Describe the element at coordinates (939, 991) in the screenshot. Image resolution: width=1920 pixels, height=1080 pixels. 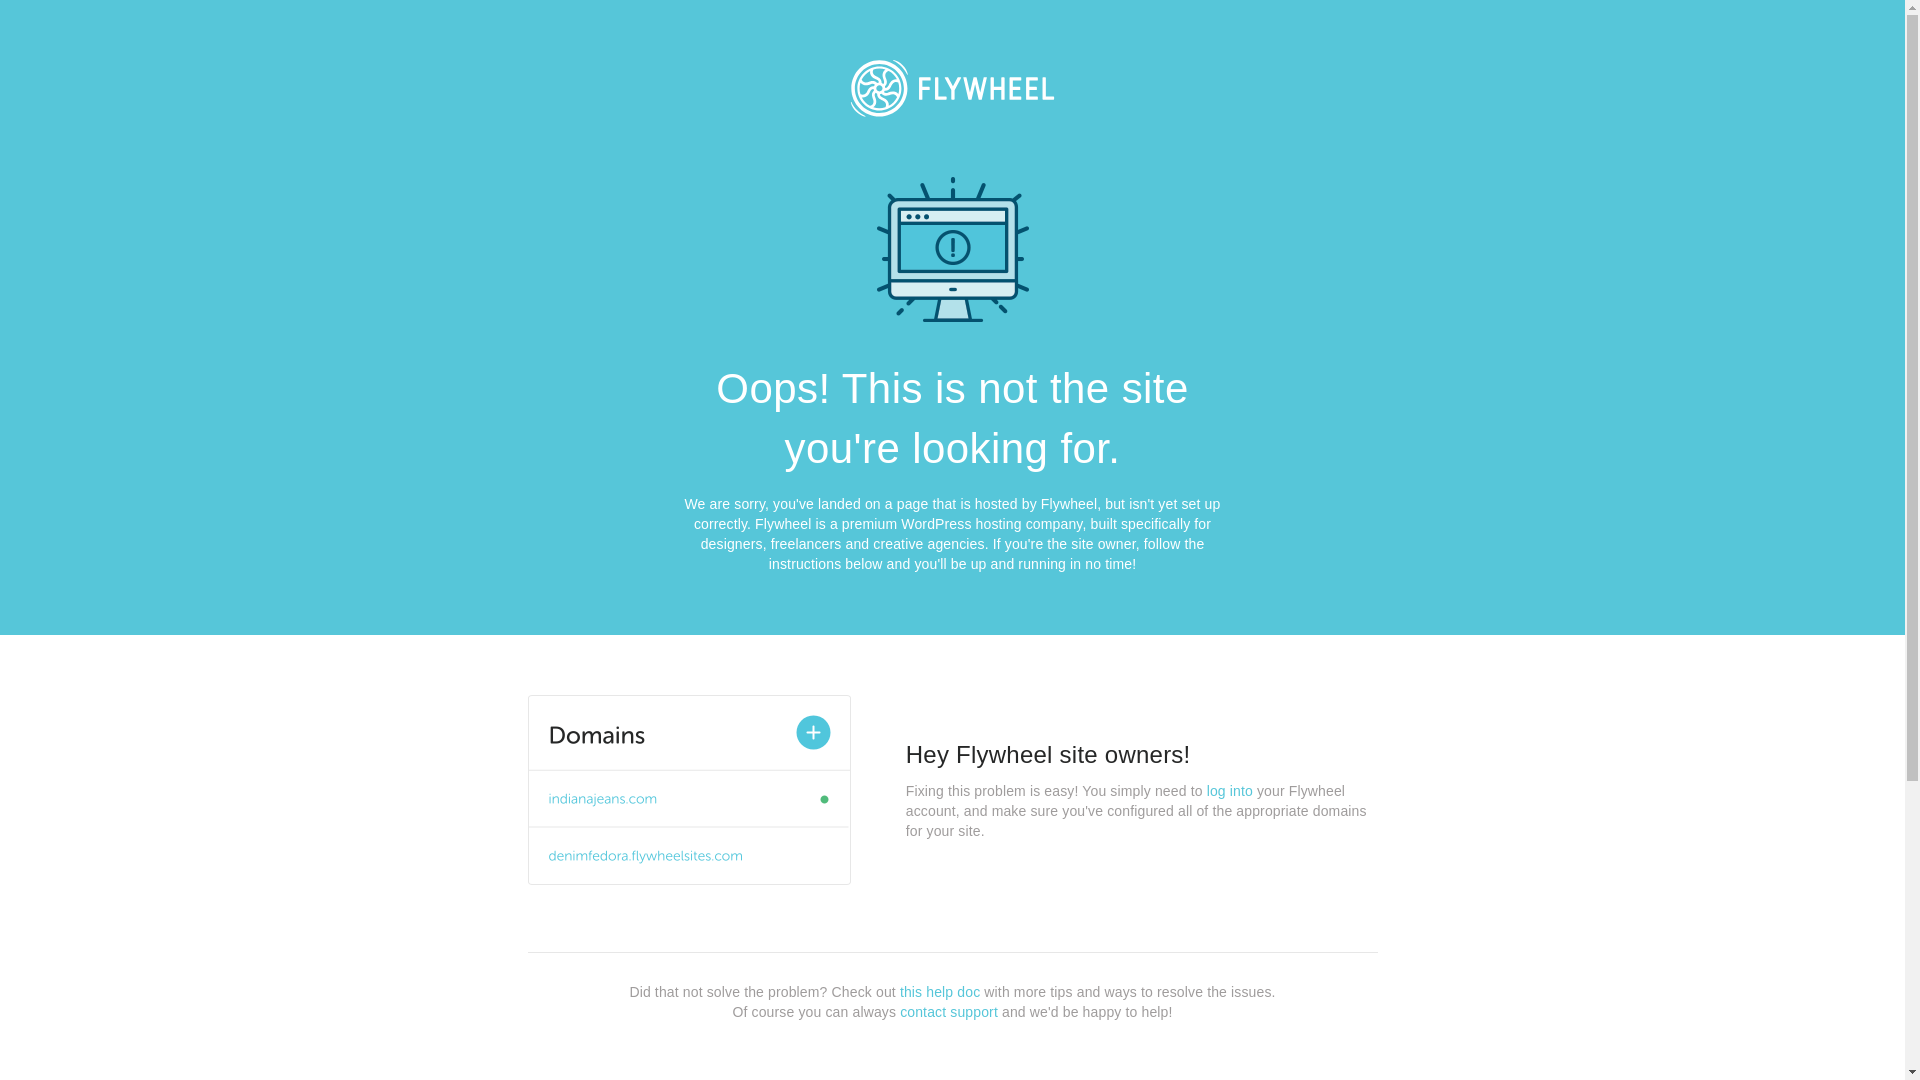
I see `'this help doc'` at that location.